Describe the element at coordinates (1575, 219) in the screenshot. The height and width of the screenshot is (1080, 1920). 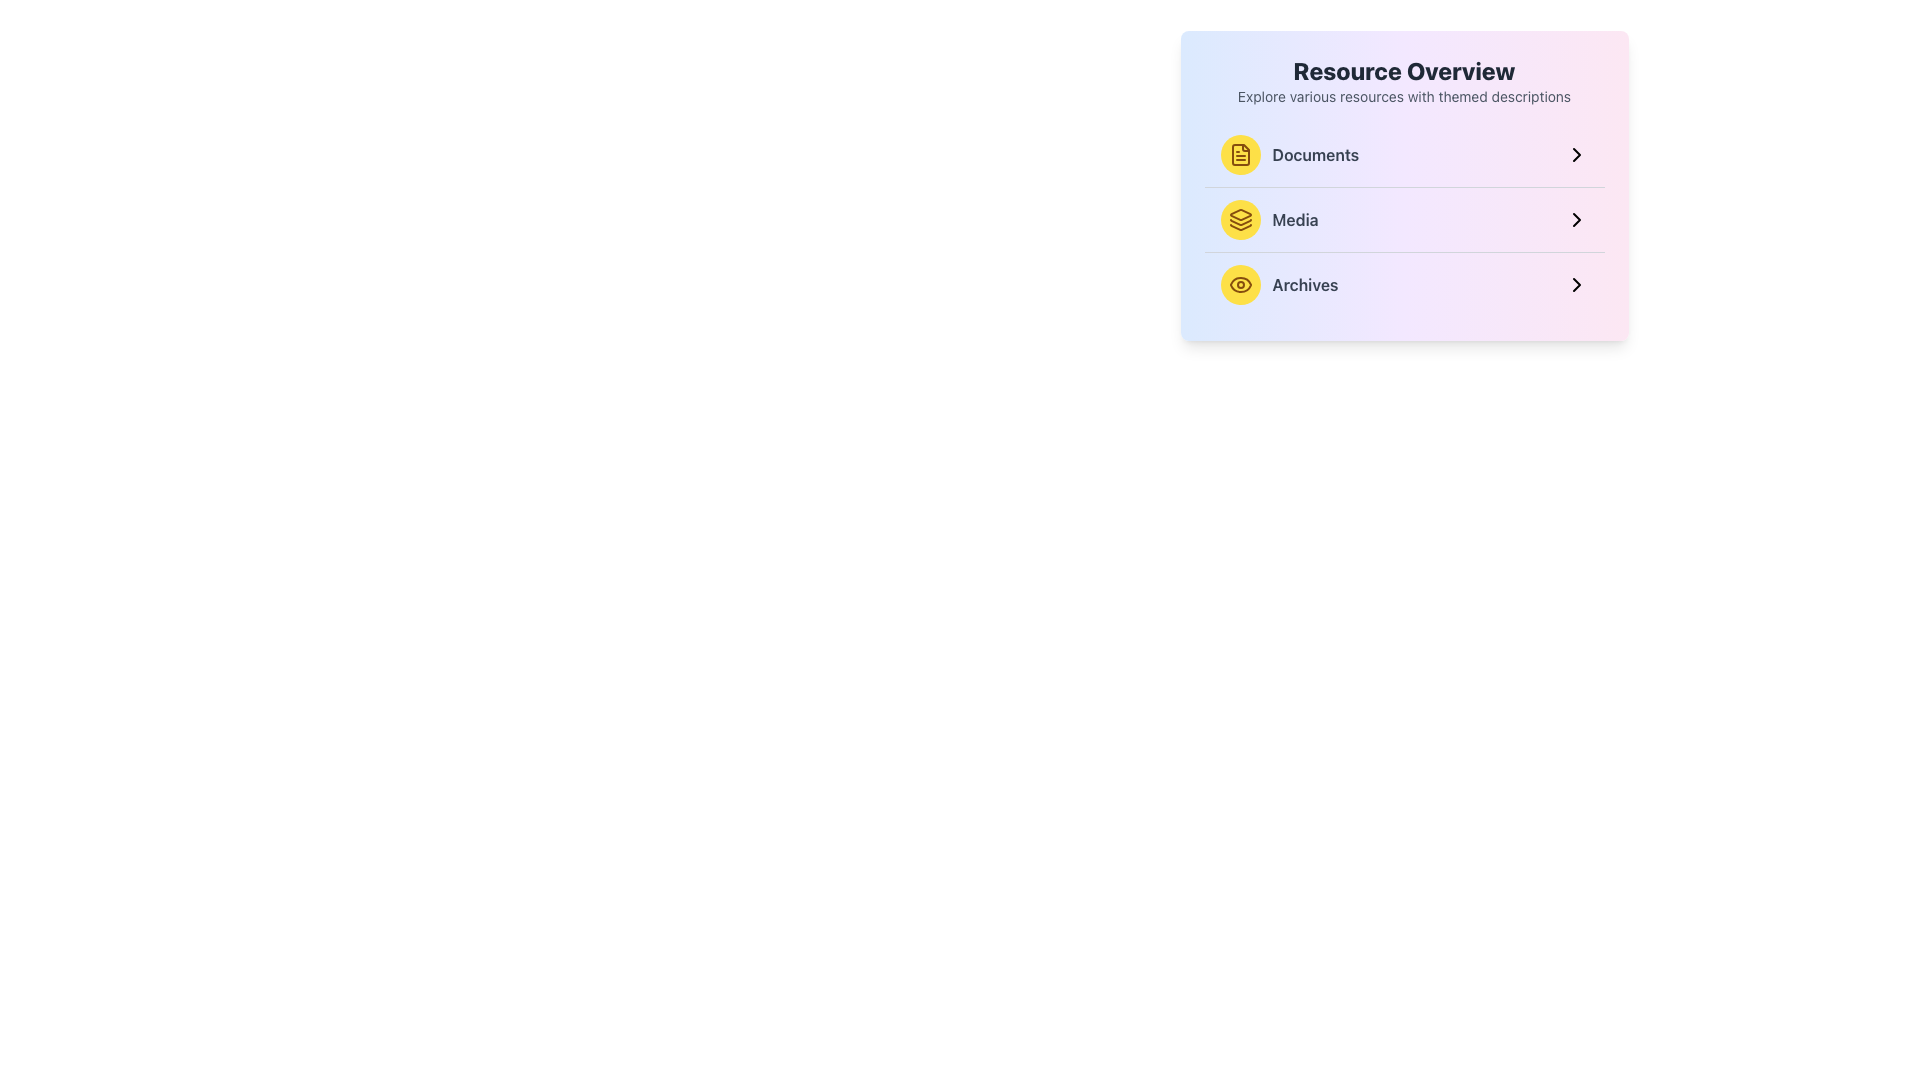
I see `the rightward-pointing chevron icon located in the 'Resource Overview' section, positioned to the right of the 'Media' label` at that location.